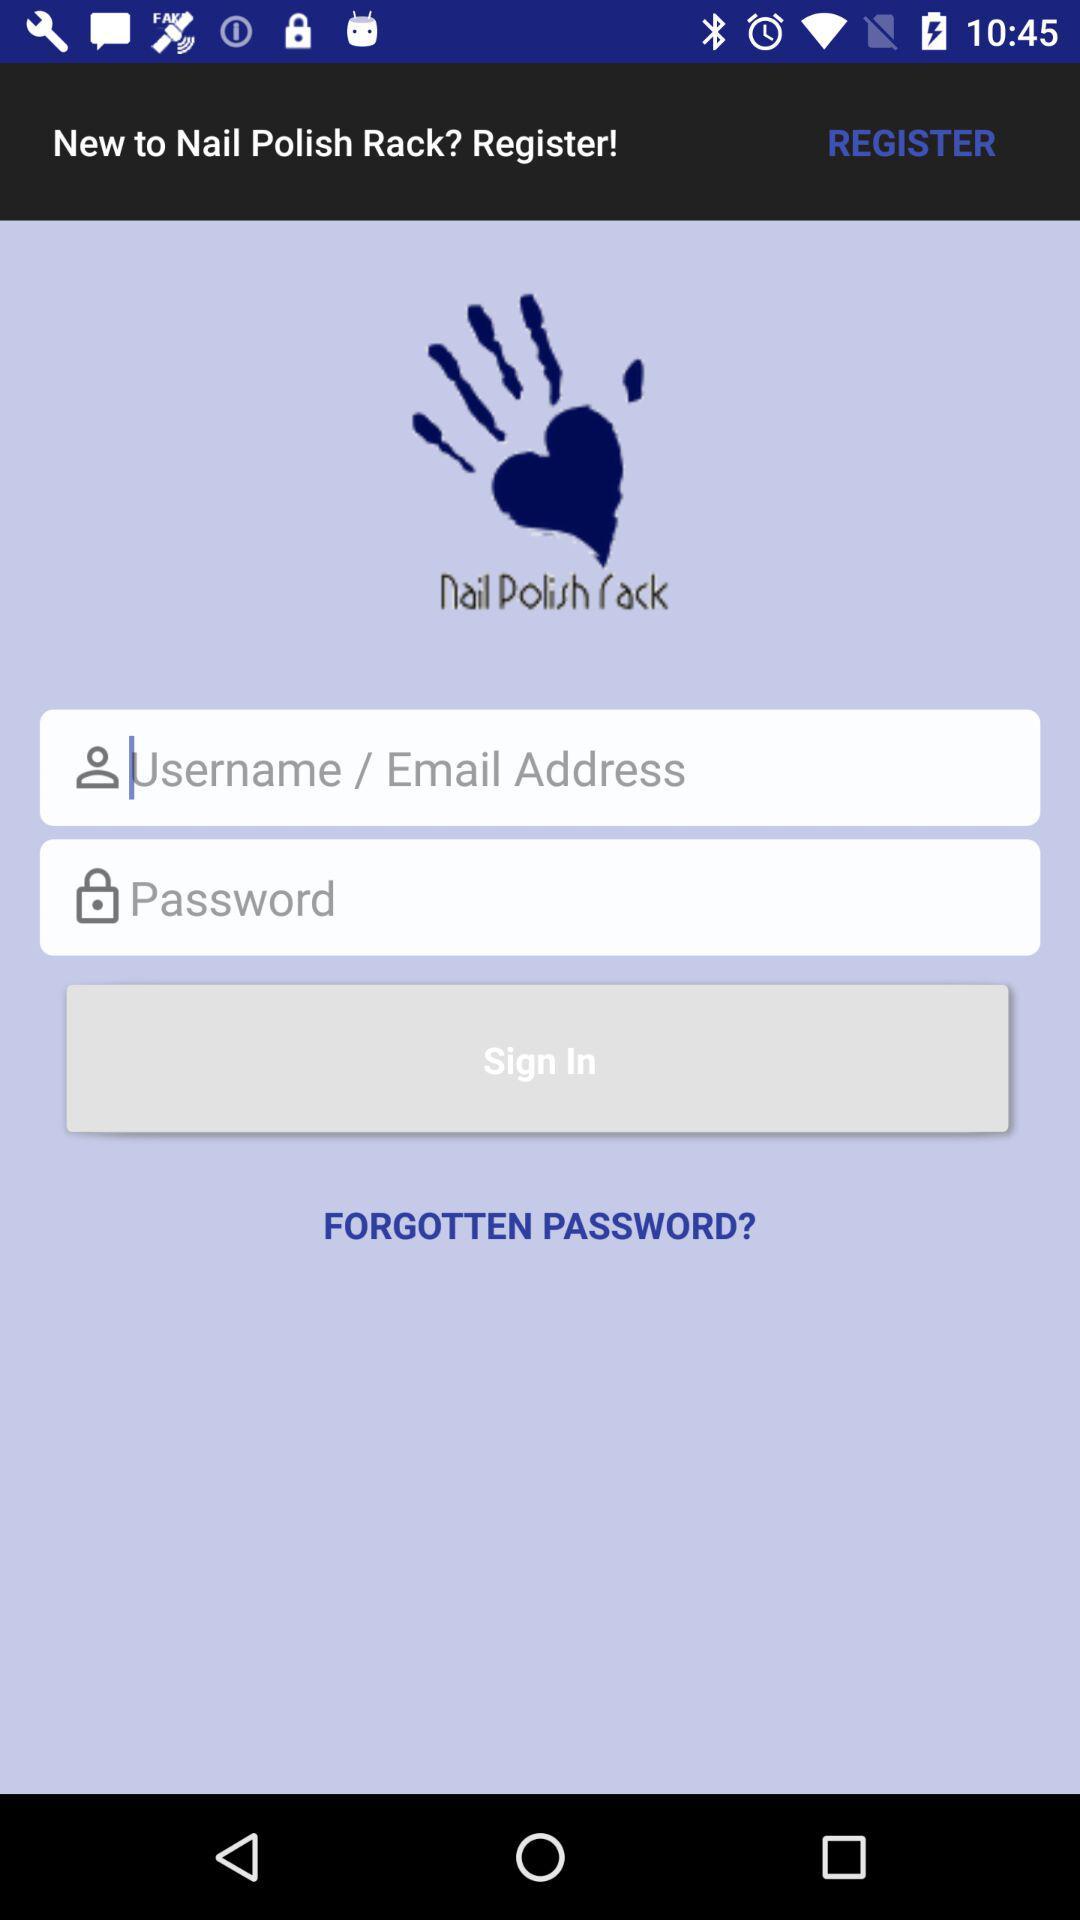 The image size is (1080, 1920). I want to click on your username or email, so click(540, 766).